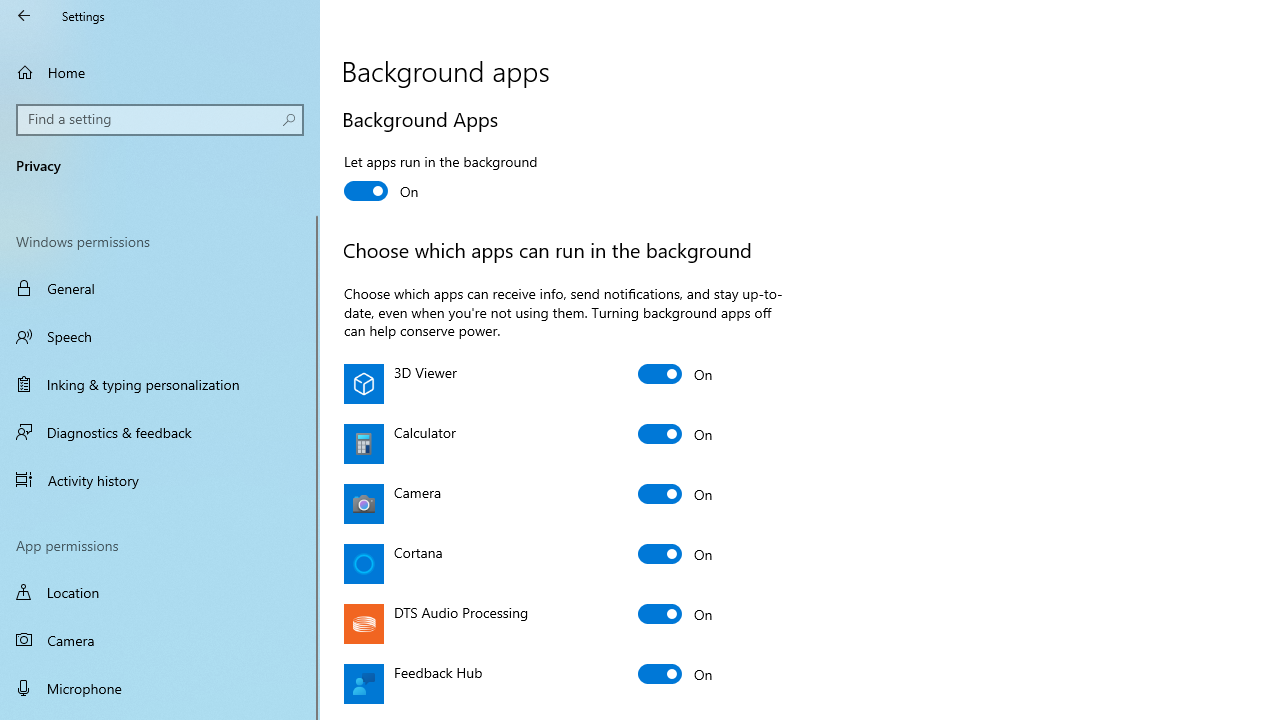 Image resolution: width=1280 pixels, height=720 pixels. I want to click on 'Location', so click(160, 591).